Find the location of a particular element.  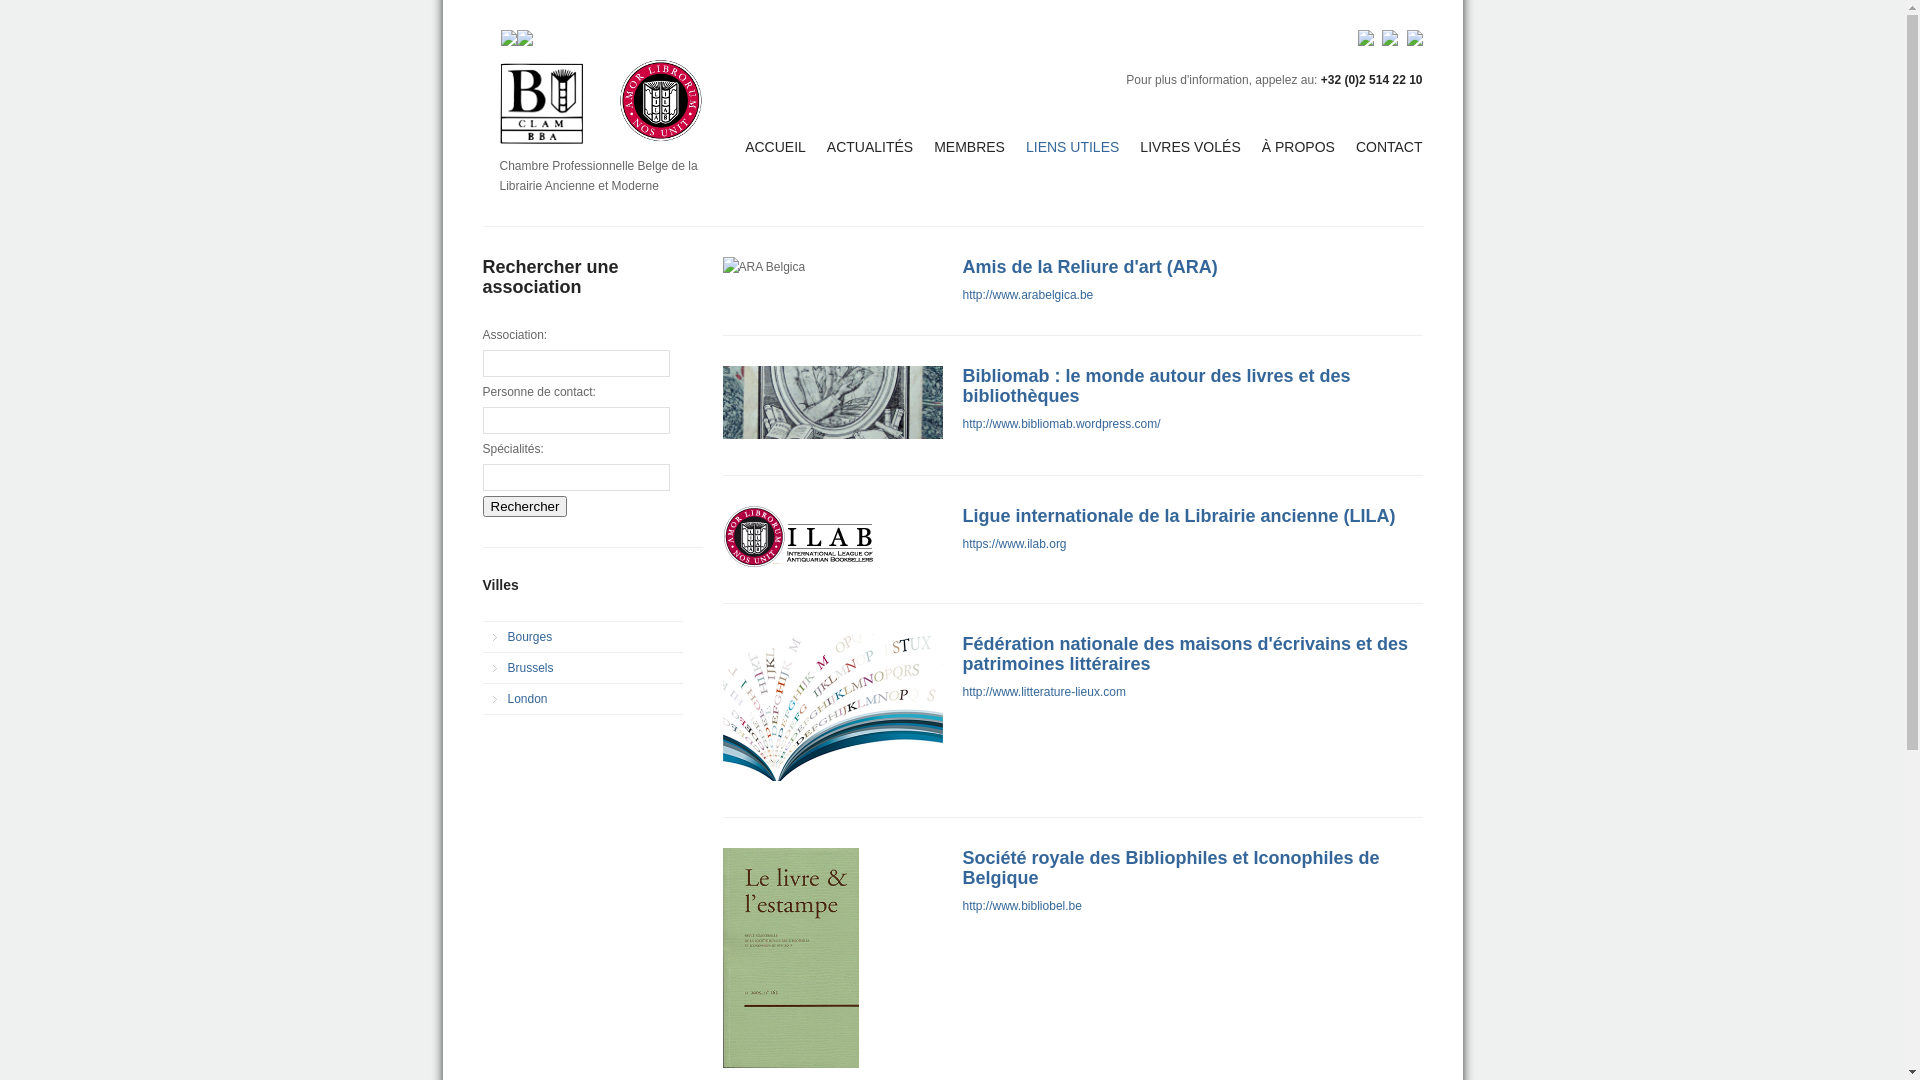

'CONTACT' is located at coordinates (1388, 145).